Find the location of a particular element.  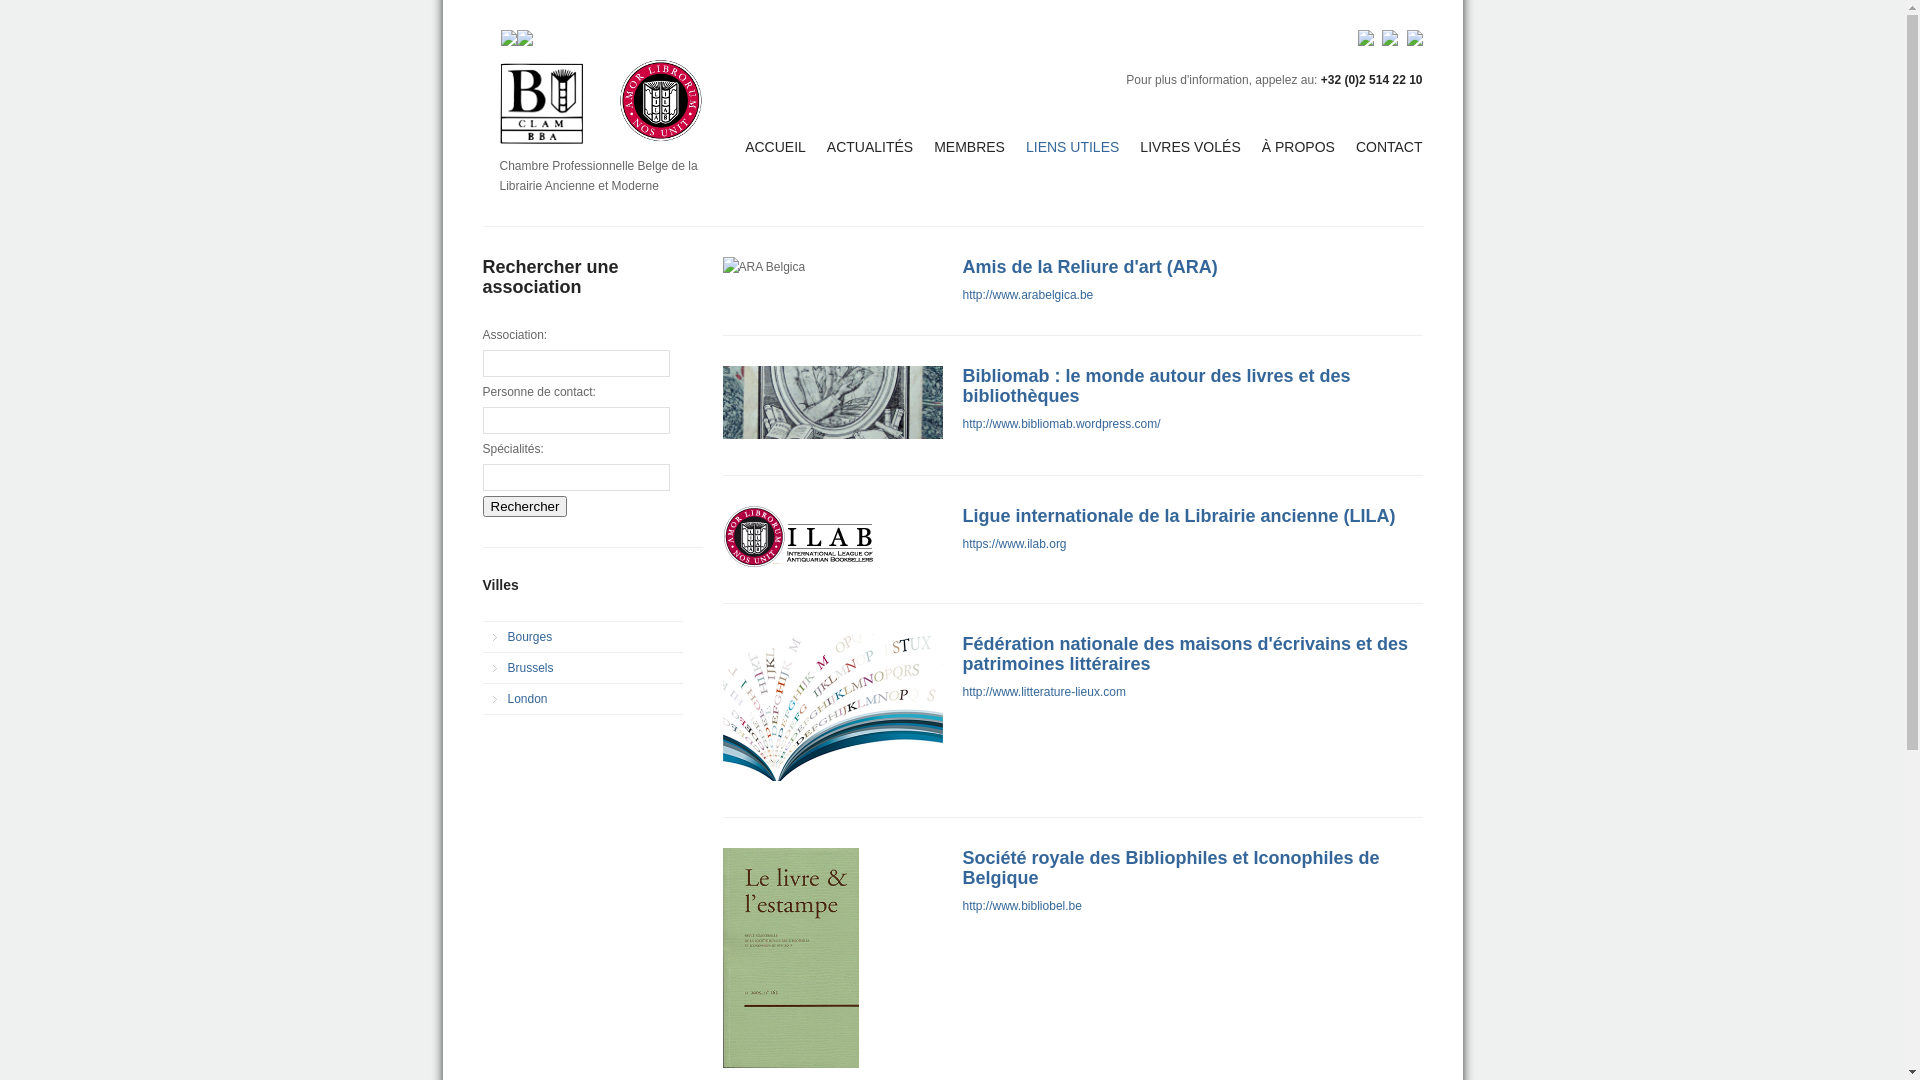

'CONTACT' is located at coordinates (1388, 145).